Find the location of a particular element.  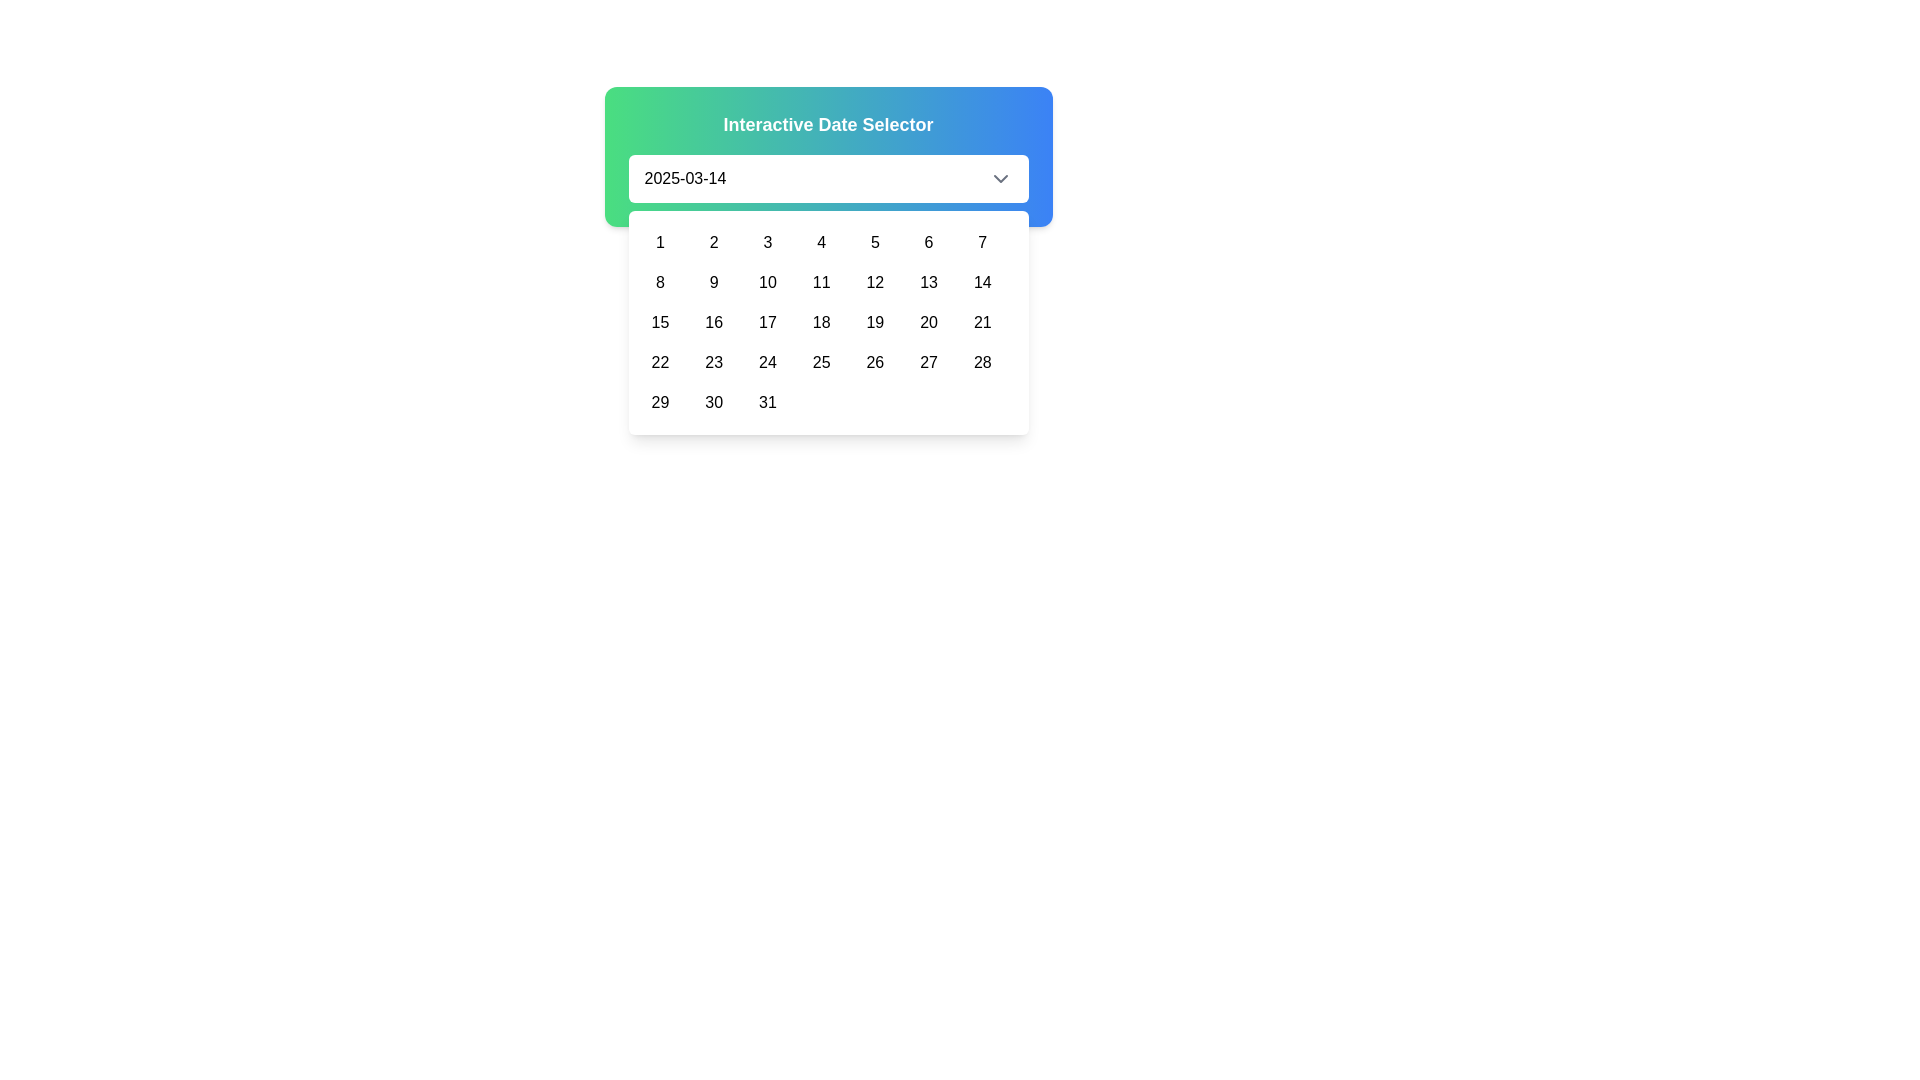

the button located in the third row and sixth column of the calendar interface is located at coordinates (928, 322).